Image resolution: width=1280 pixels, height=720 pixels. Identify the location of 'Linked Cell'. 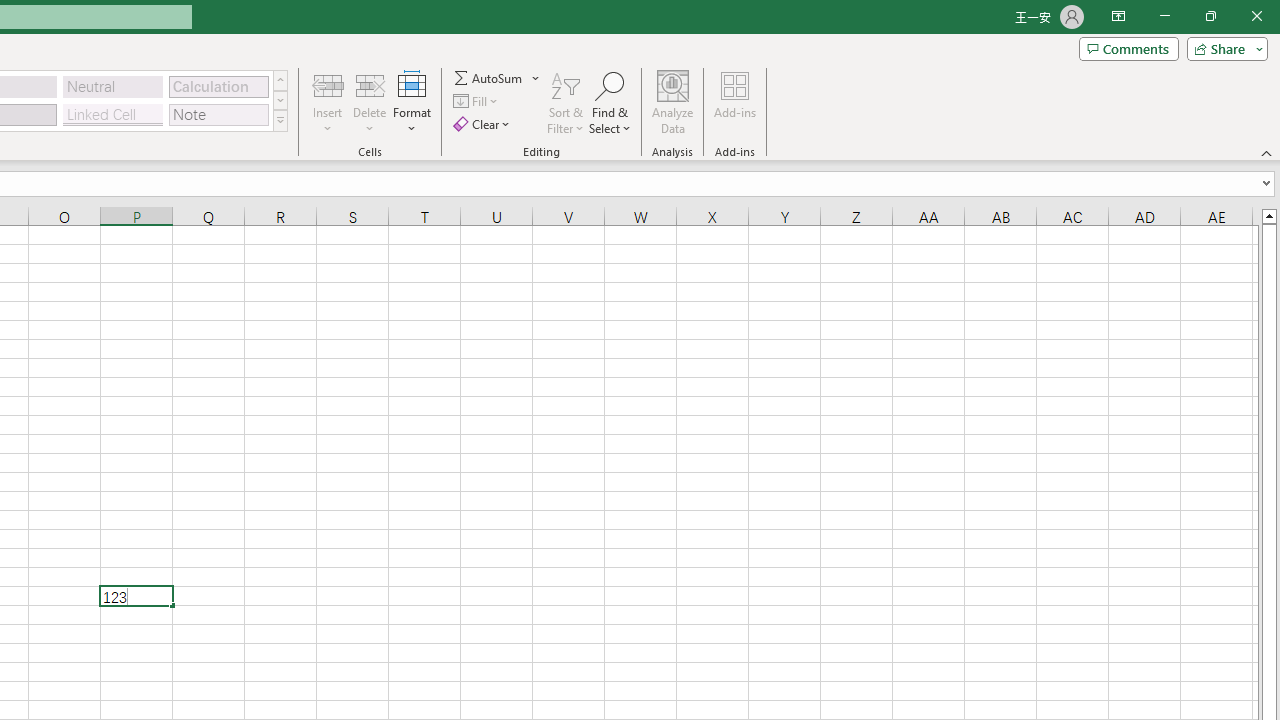
(112, 114).